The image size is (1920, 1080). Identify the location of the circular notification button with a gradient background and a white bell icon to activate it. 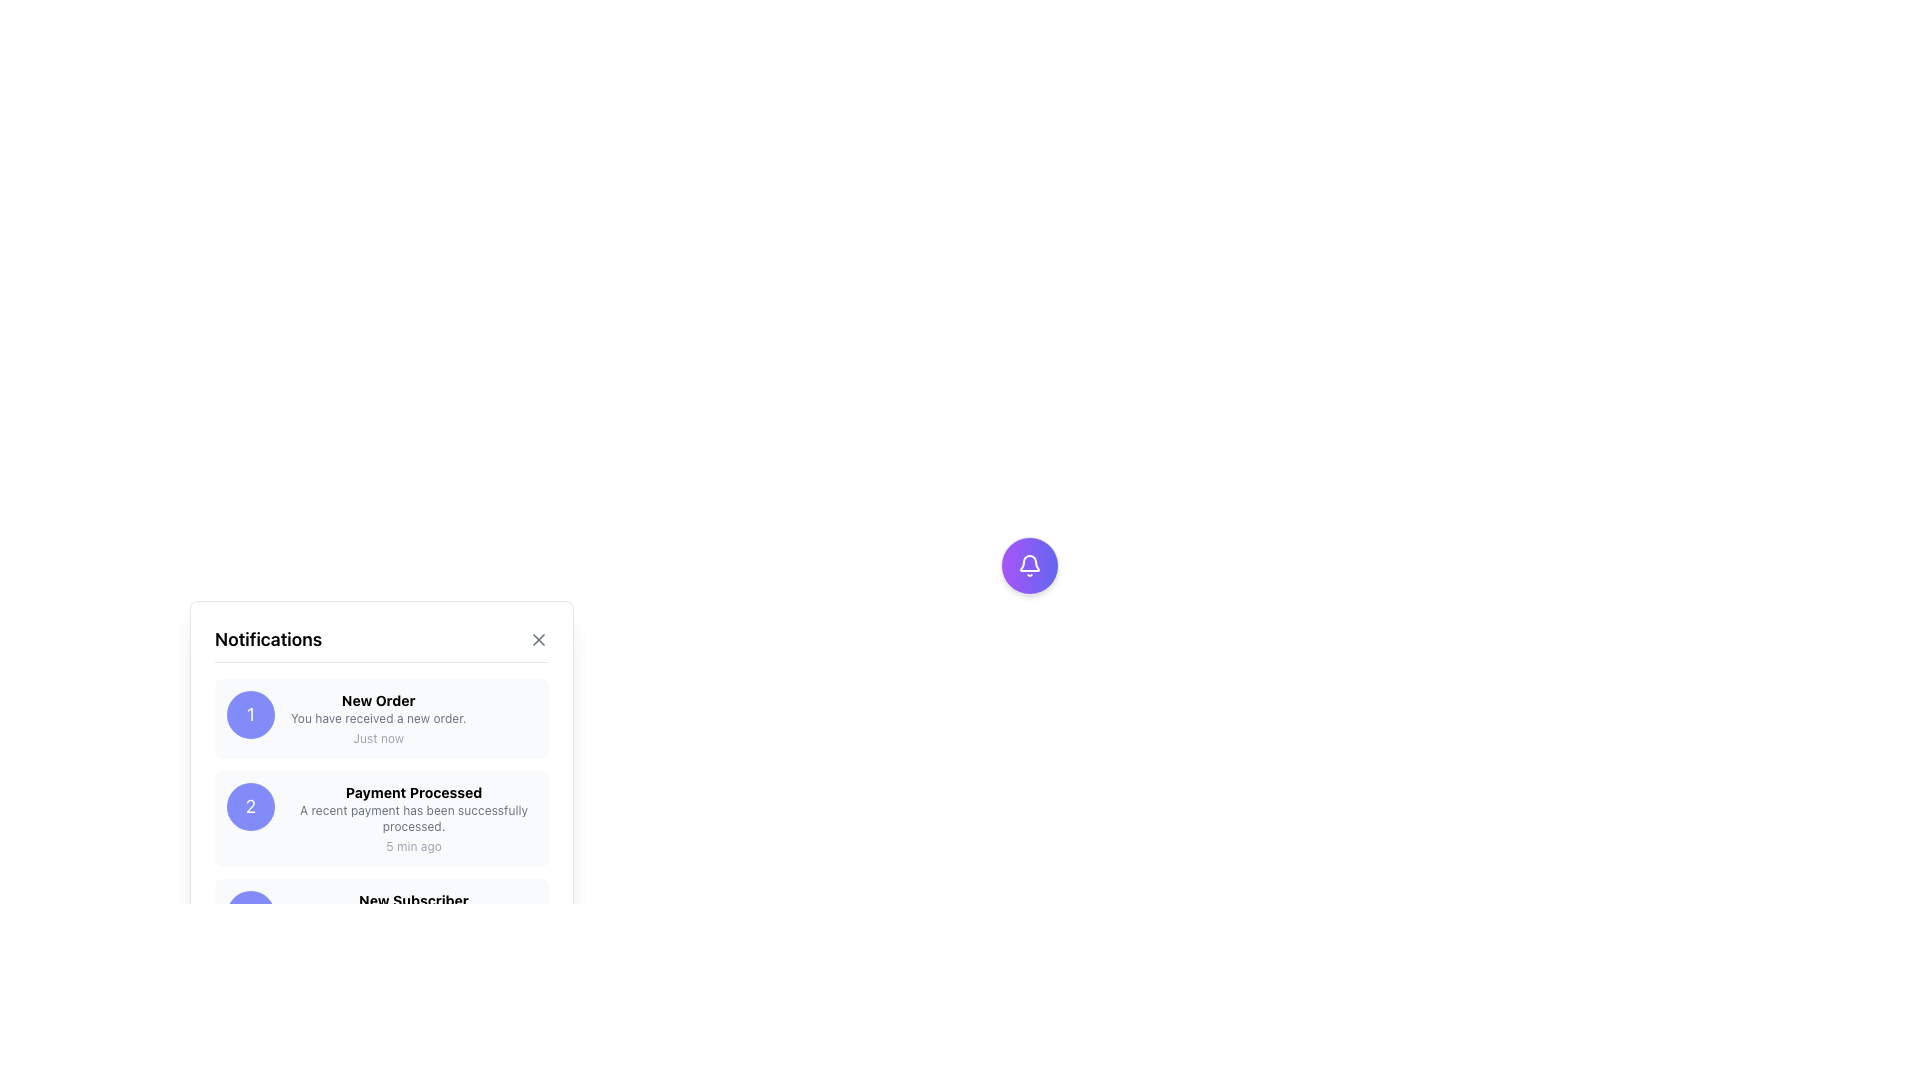
(1030, 566).